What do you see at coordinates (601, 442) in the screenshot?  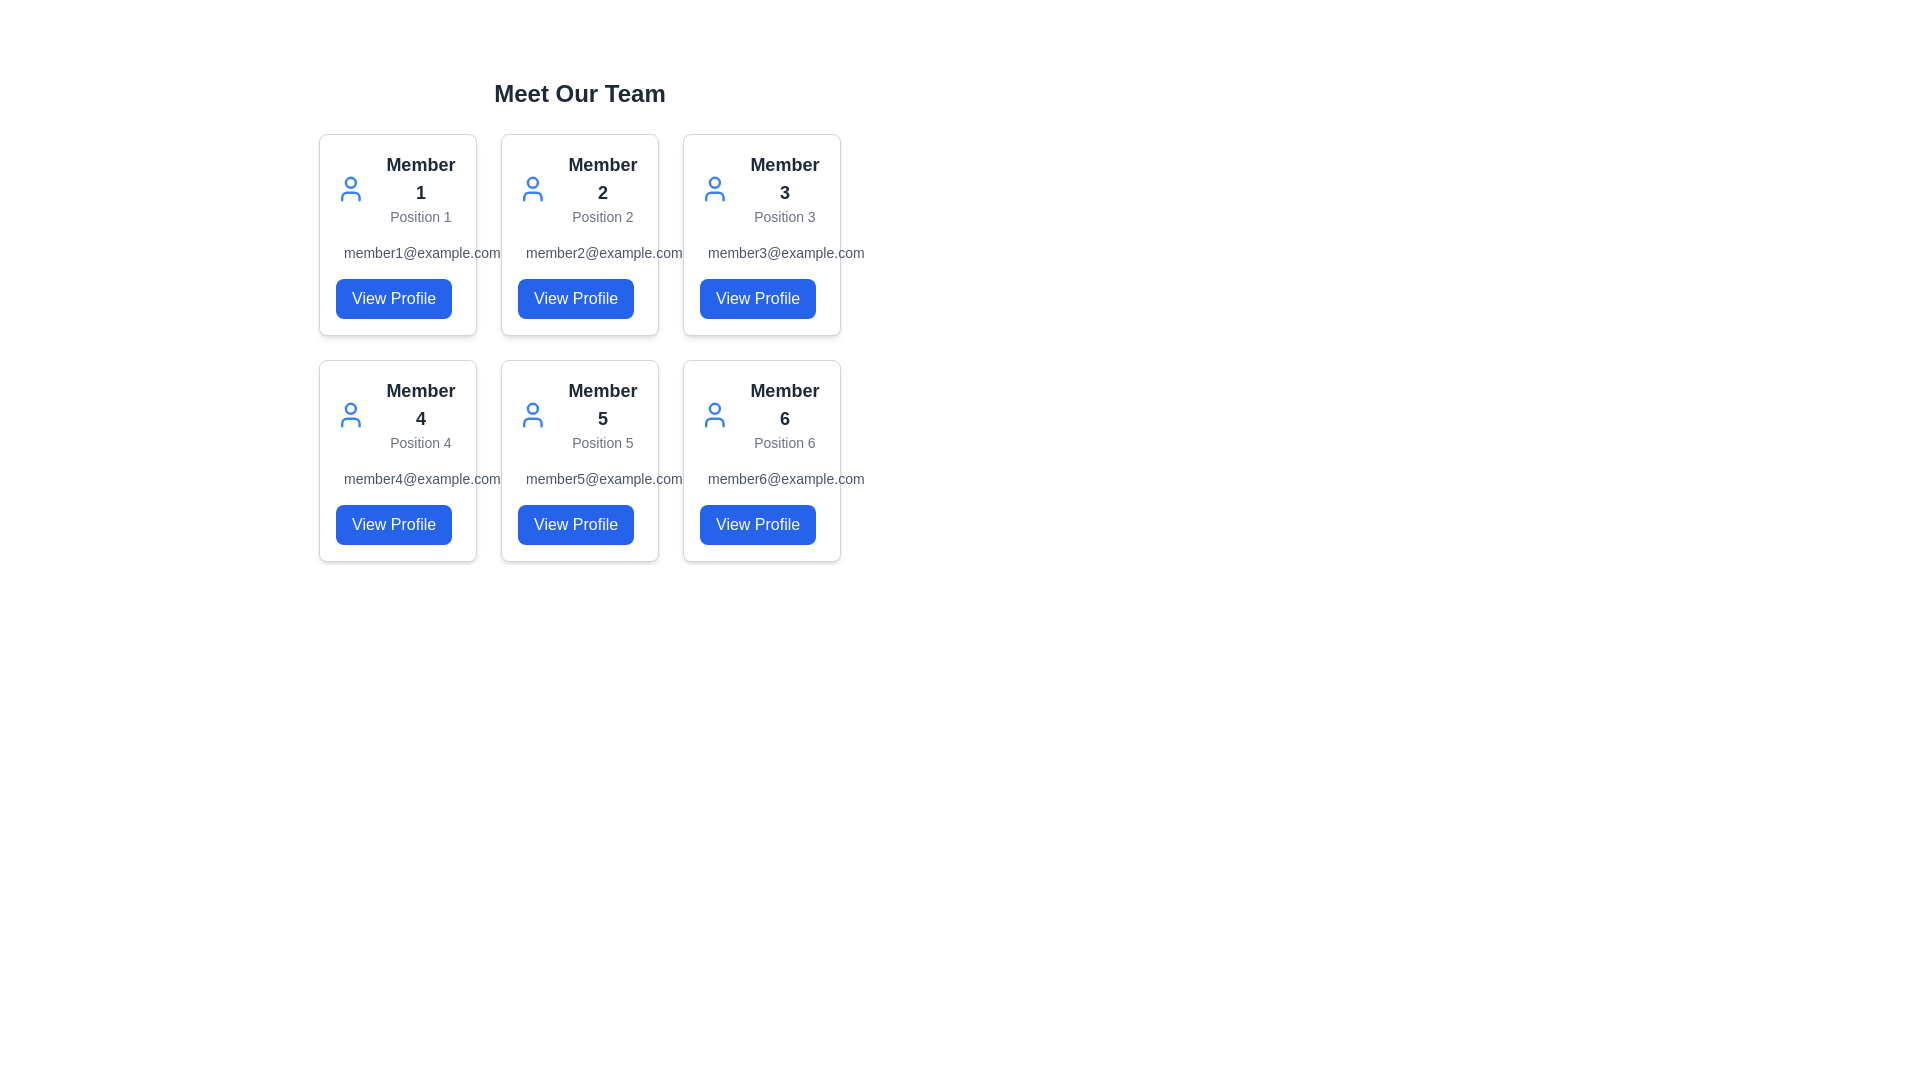 I see `the small gray text label that reads 'Position 5', located below the bolder label 'Member 5' in the second row, middle column of the grid layout` at bounding box center [601, 442].